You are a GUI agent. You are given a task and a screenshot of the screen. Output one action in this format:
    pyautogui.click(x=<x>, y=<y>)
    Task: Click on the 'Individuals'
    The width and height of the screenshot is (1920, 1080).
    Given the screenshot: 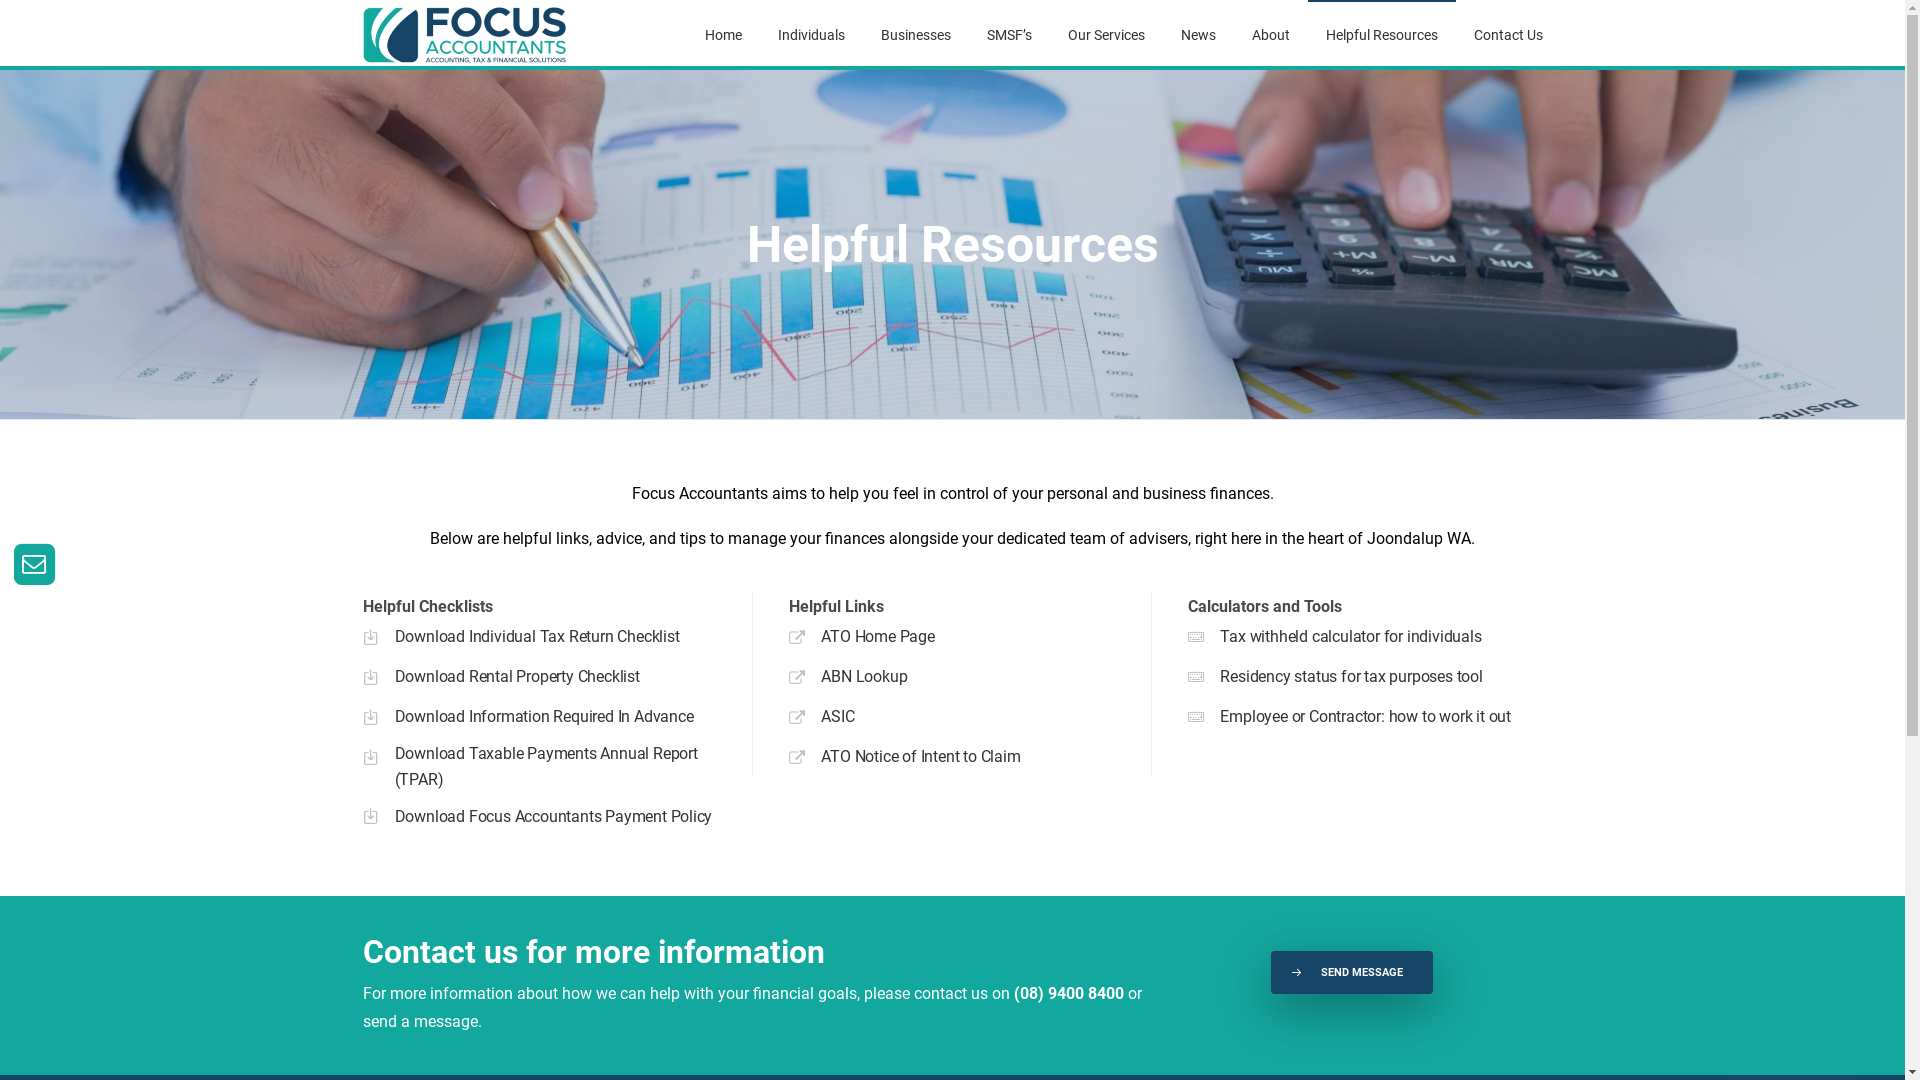 What is the action you would take?
    pyautogui.click(x=776, y=34)
    